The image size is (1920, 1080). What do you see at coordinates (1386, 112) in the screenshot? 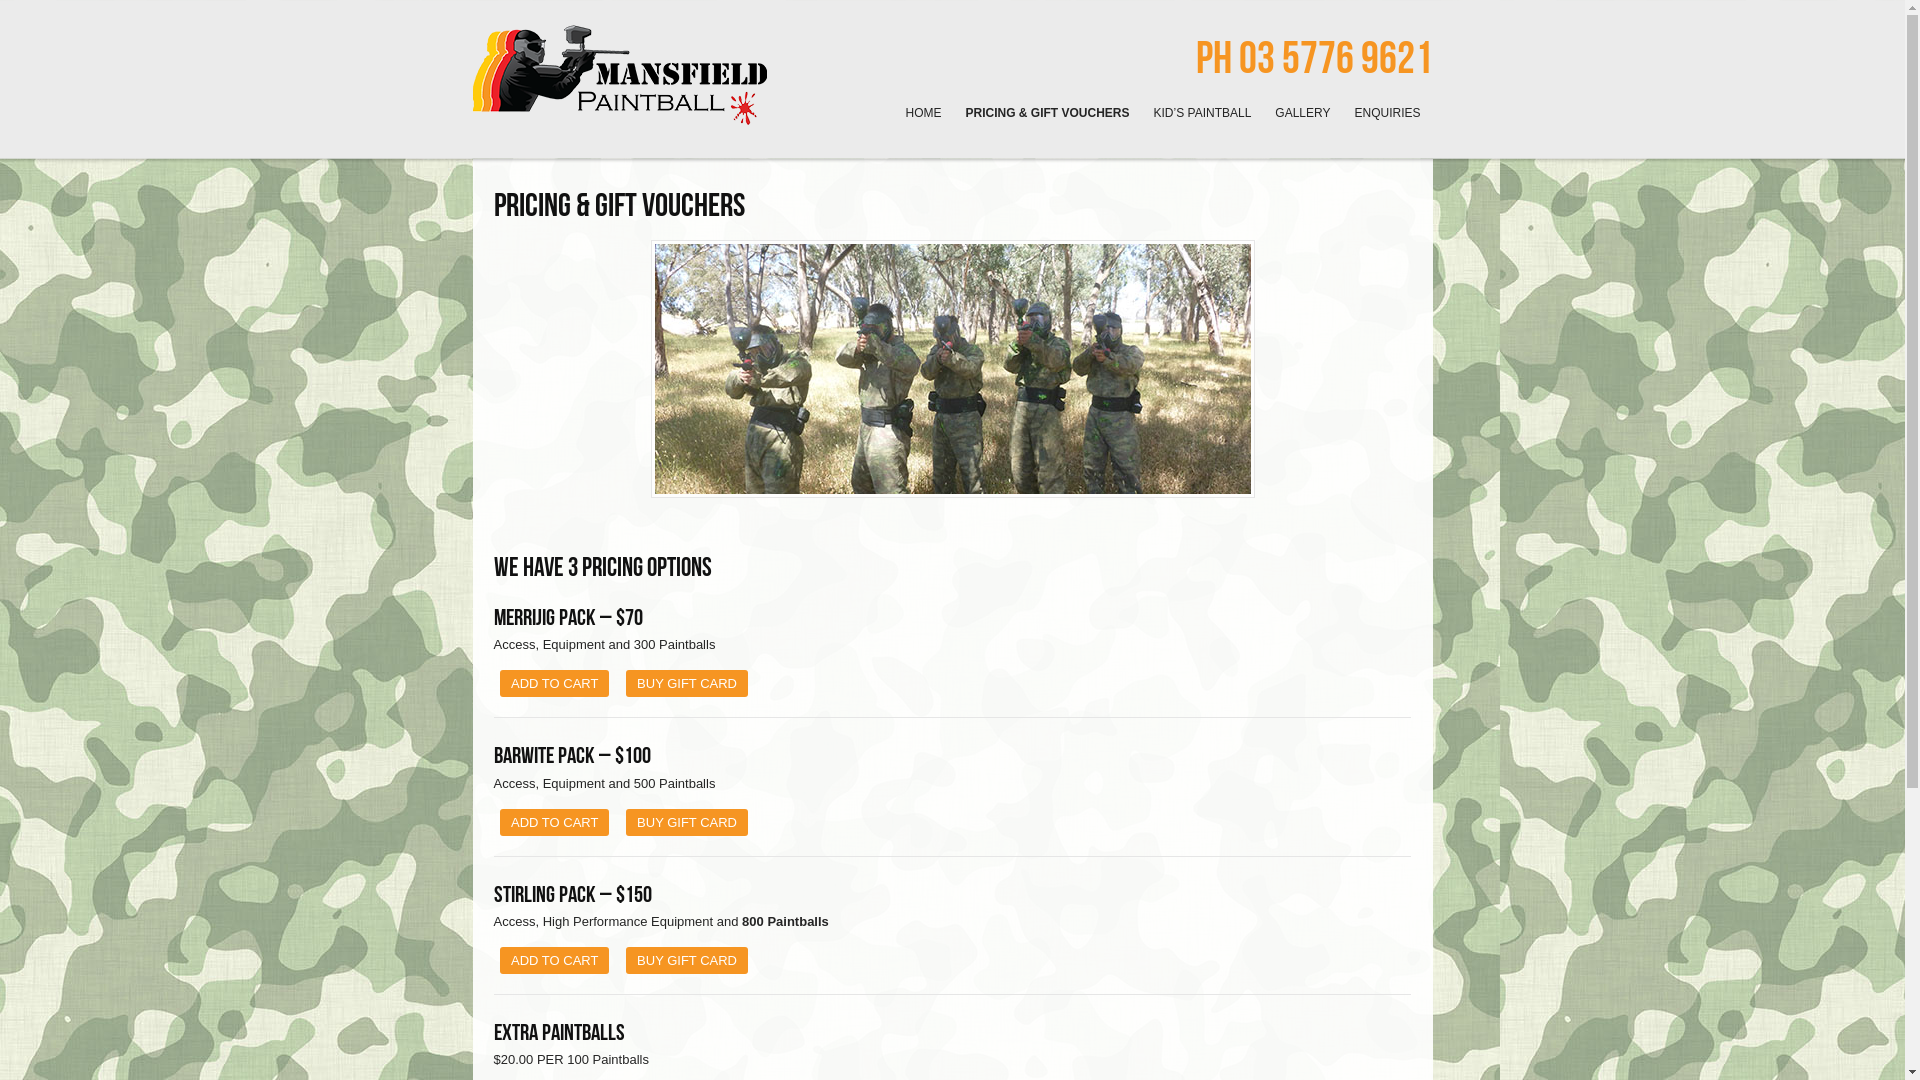
I see `'ENQUIRIES'` at bounding box center [1386, 112].